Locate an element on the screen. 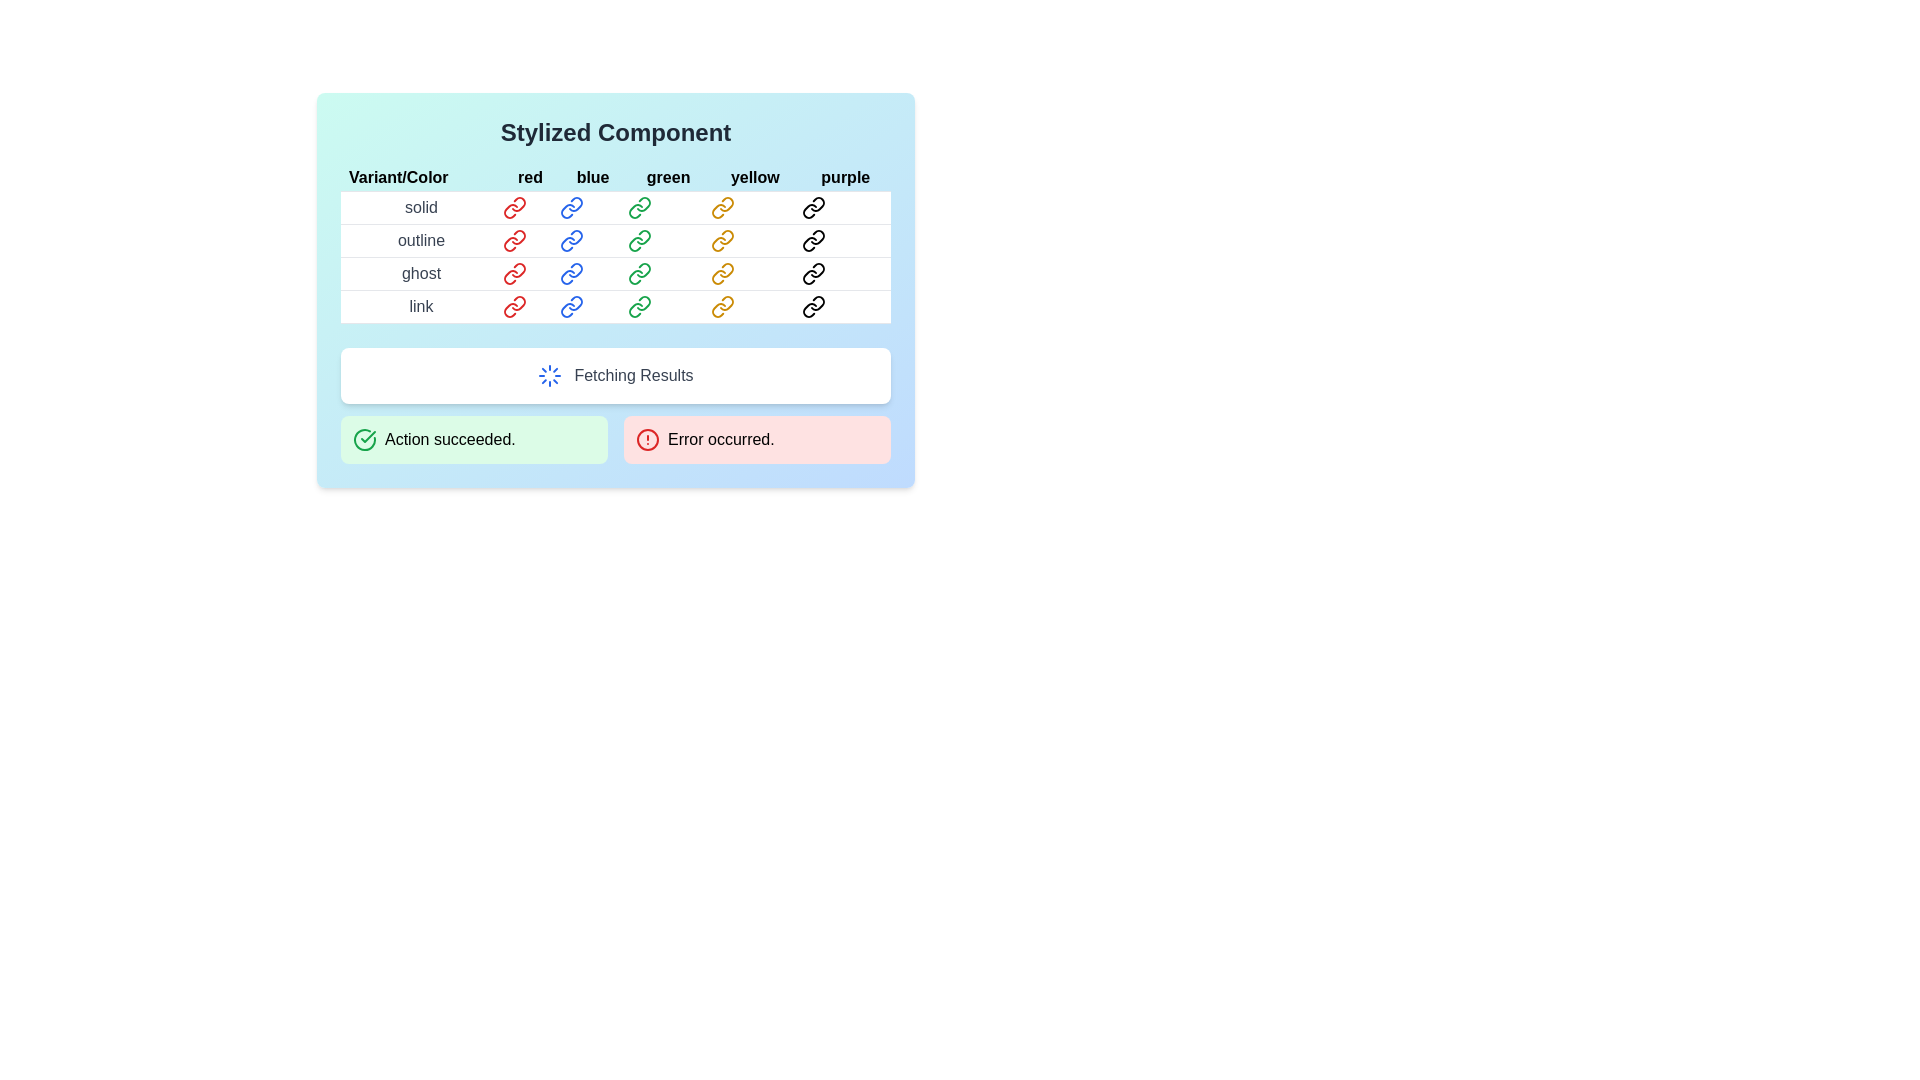 The image size is (1920, 1080). the green link icon styled with modern SVG line art located in the 'green' column under the 'solid' row of the main table is located at coordinates (640, 208).